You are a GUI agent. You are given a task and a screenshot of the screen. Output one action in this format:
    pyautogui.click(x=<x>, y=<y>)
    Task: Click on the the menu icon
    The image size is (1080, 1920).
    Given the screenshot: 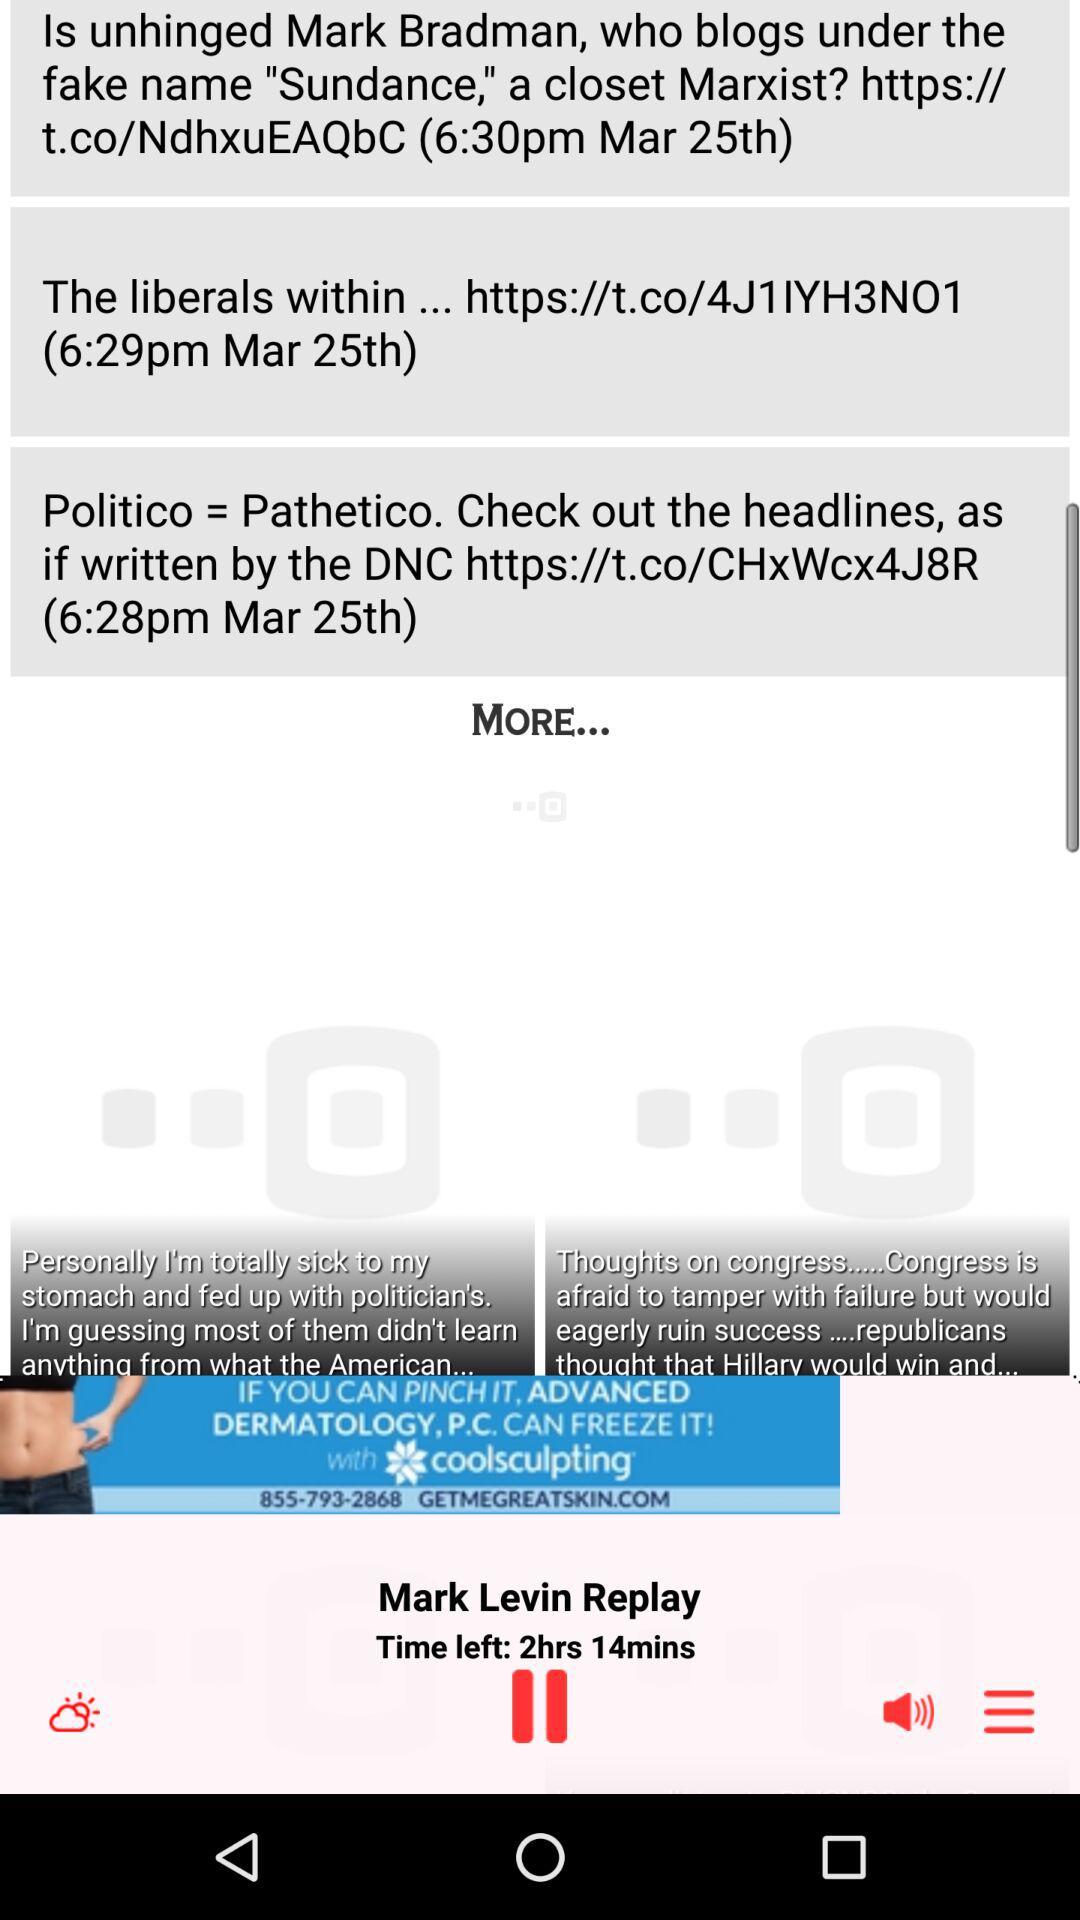 What is the action you would take?
    pyautogui.click(x=1009, y=1832)
    